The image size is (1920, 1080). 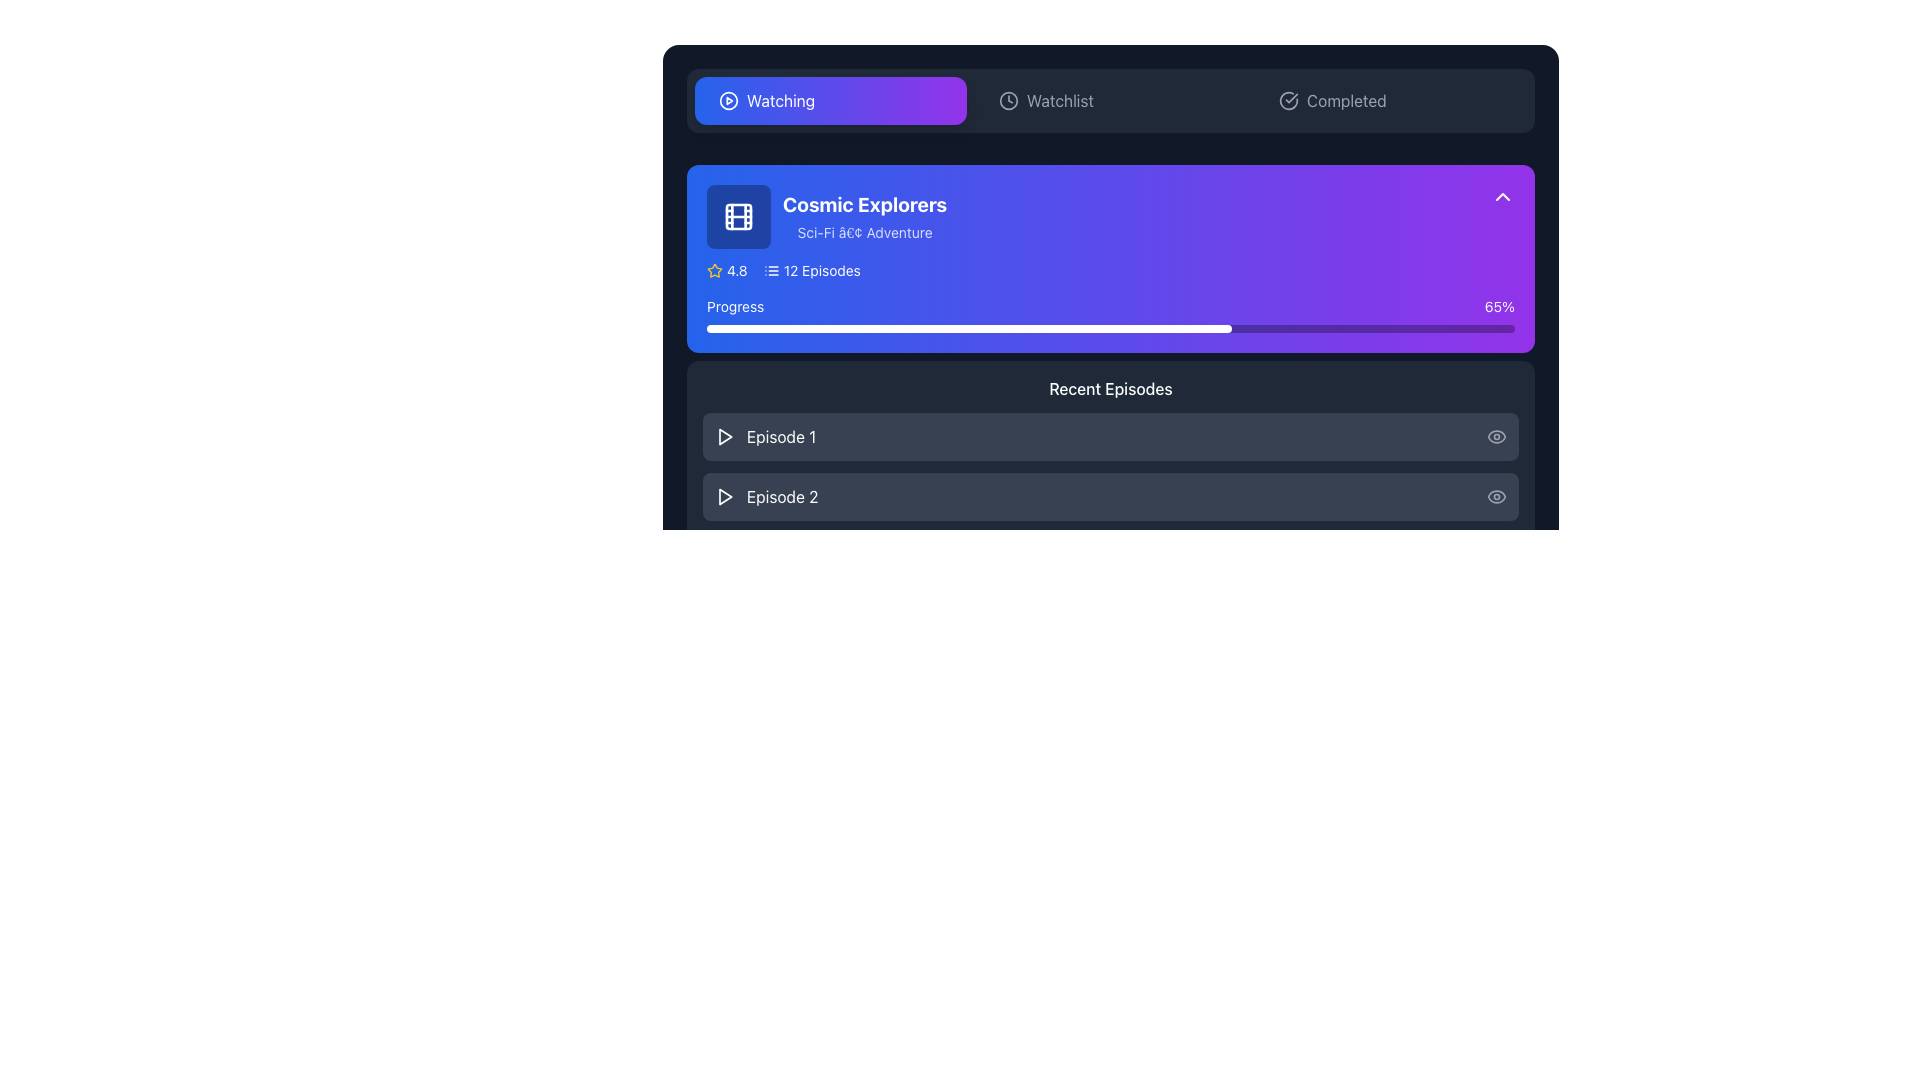 I want to click on progress bar, so click(x=1376, y=327).